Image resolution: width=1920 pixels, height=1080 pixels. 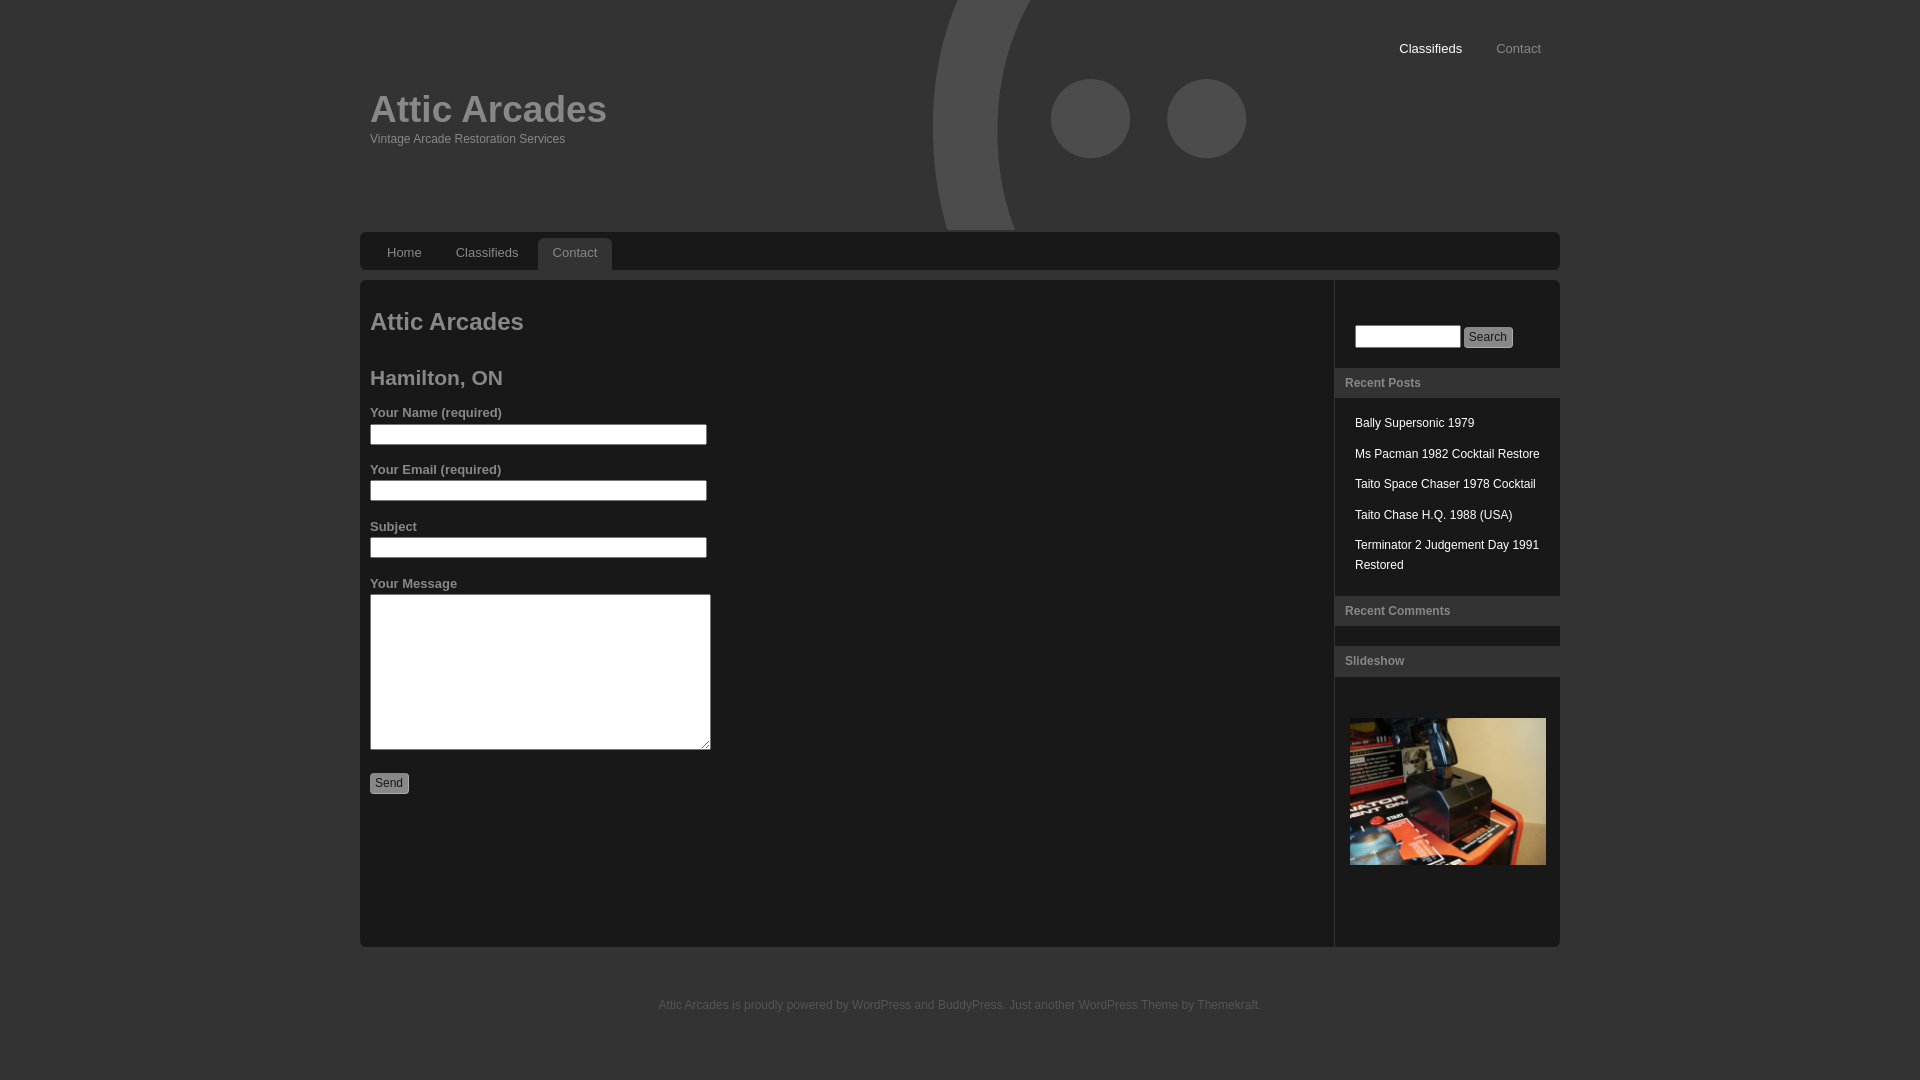 I want to click on 'Search', so click(x=1488, y=336).